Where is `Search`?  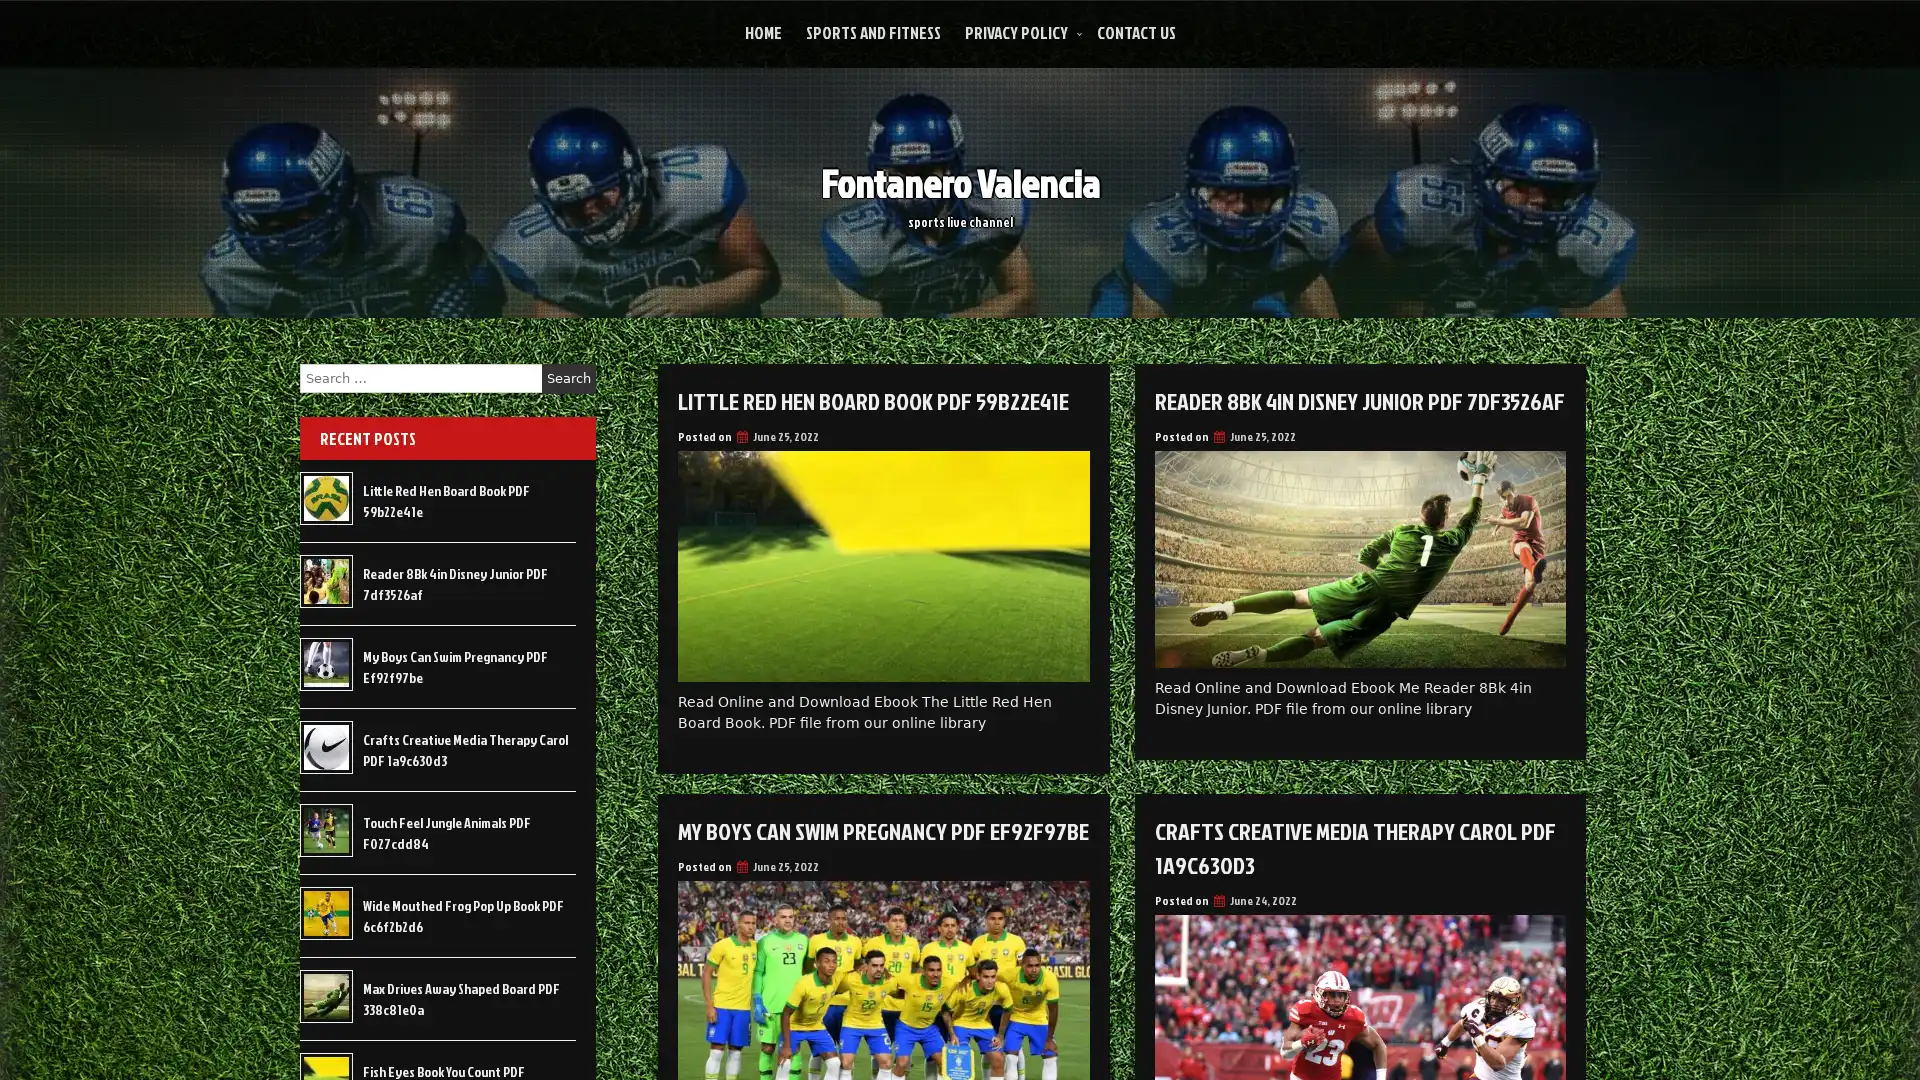 Search is located at coordinates (568, 378).